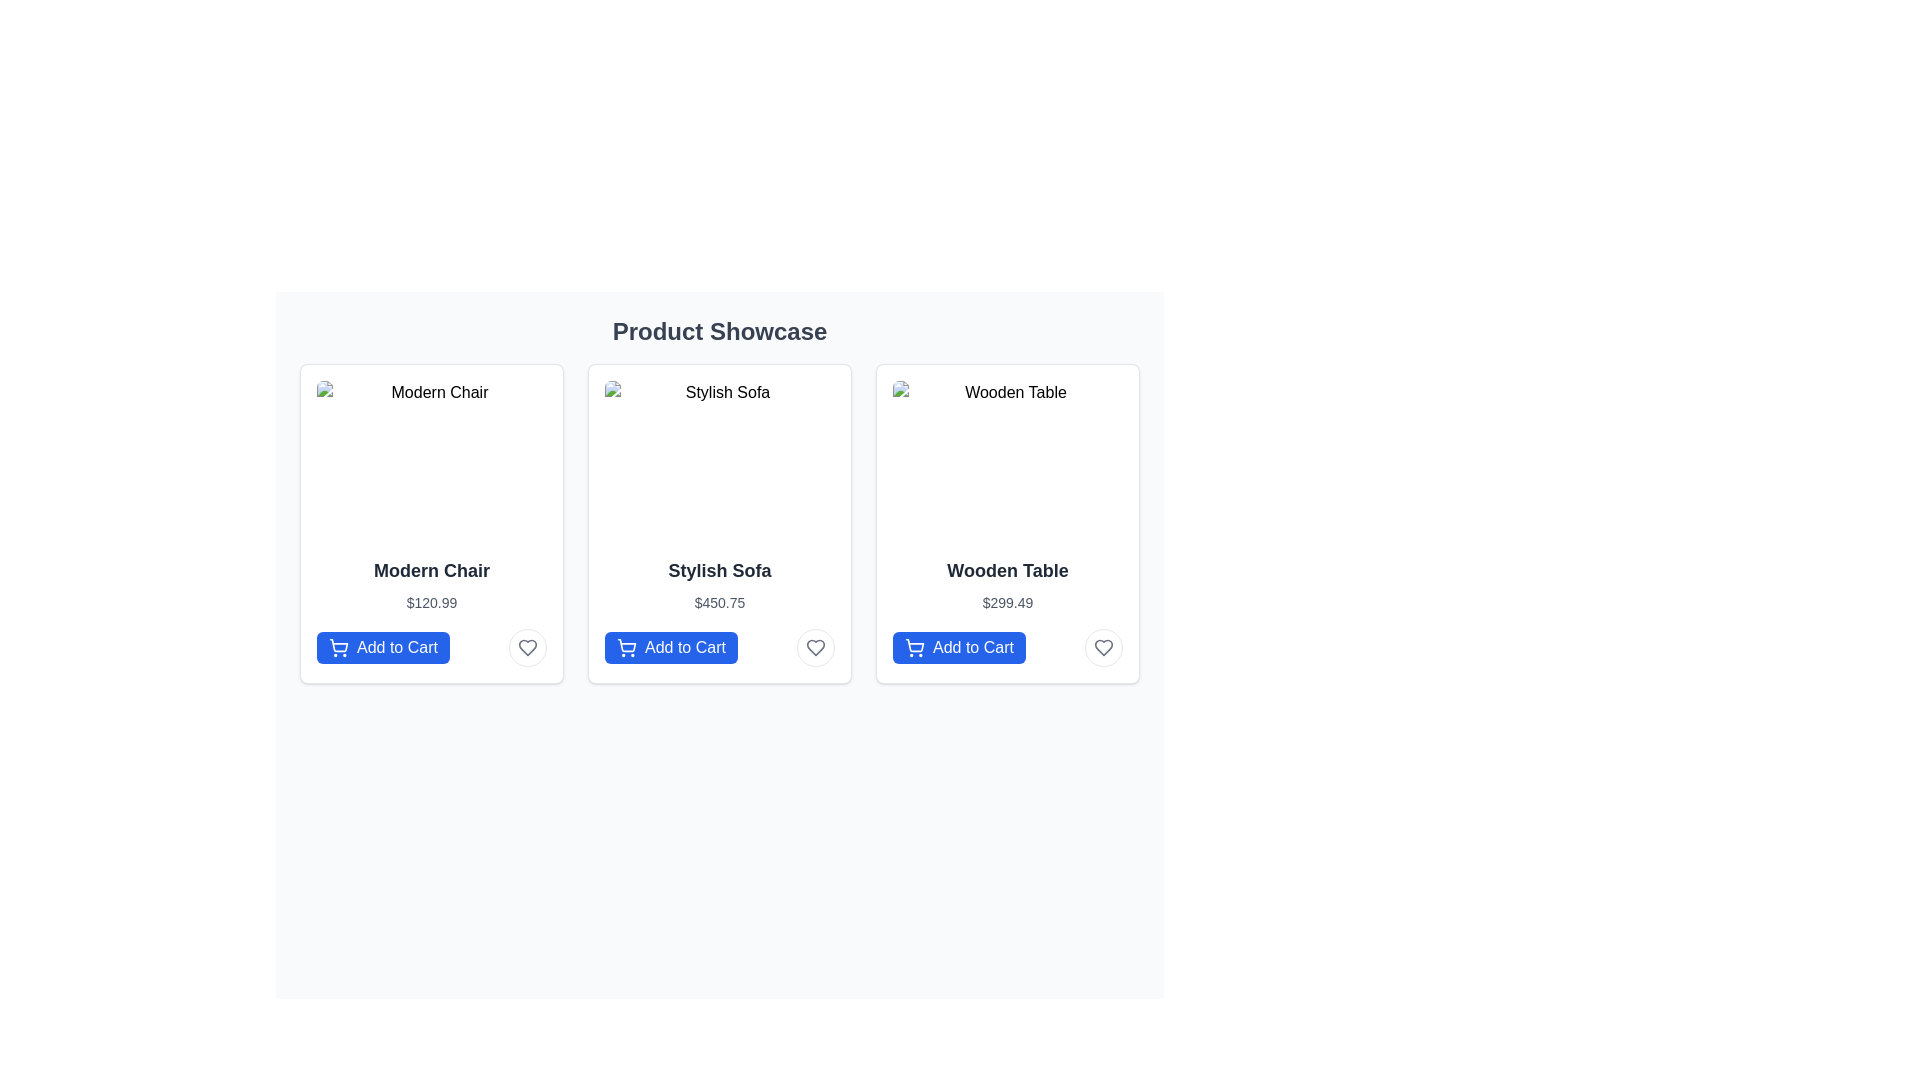  Describe the element at coordinates (431, 461) in the screenshot. I see `the image representing the product 'Modern Chair', which is located in the first product card at the top part of the card above the product name and price` at that location.